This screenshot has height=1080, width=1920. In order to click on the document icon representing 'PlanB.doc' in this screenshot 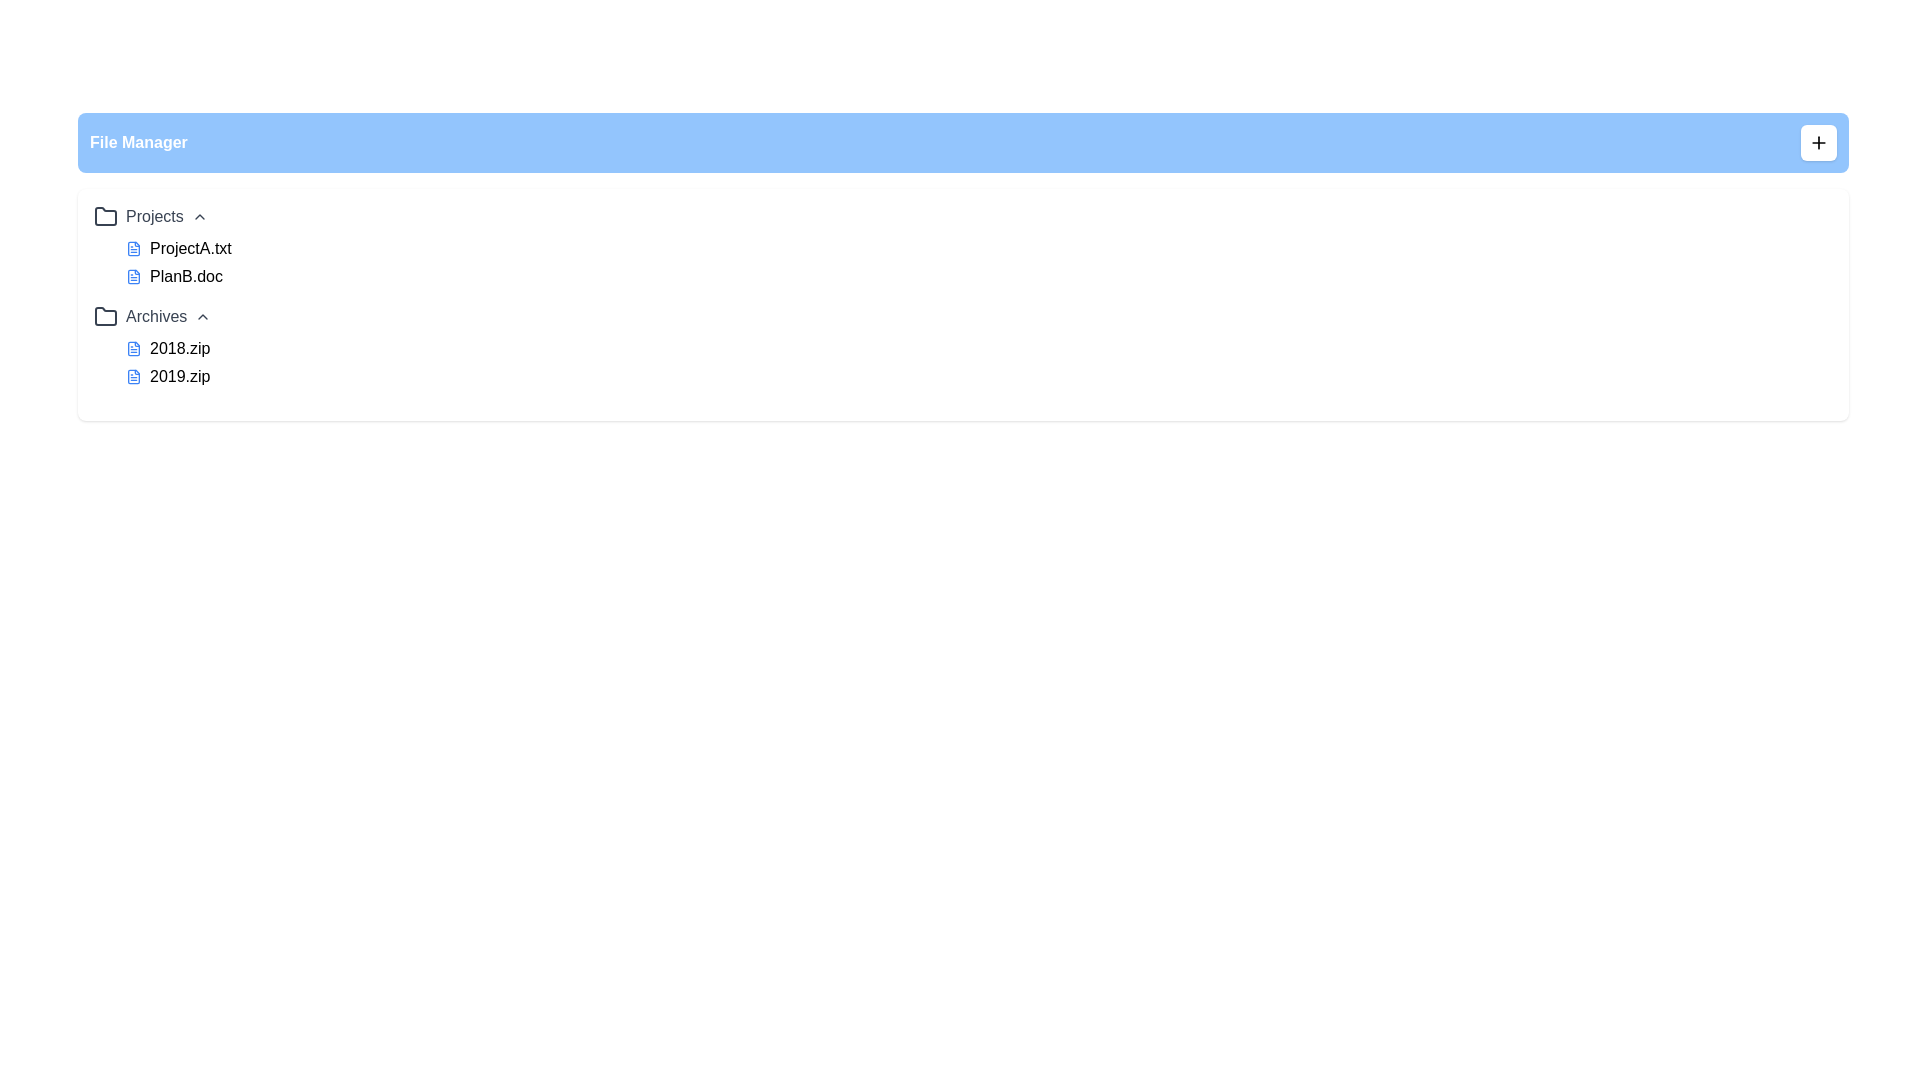, I will do `click(133, 277)`.